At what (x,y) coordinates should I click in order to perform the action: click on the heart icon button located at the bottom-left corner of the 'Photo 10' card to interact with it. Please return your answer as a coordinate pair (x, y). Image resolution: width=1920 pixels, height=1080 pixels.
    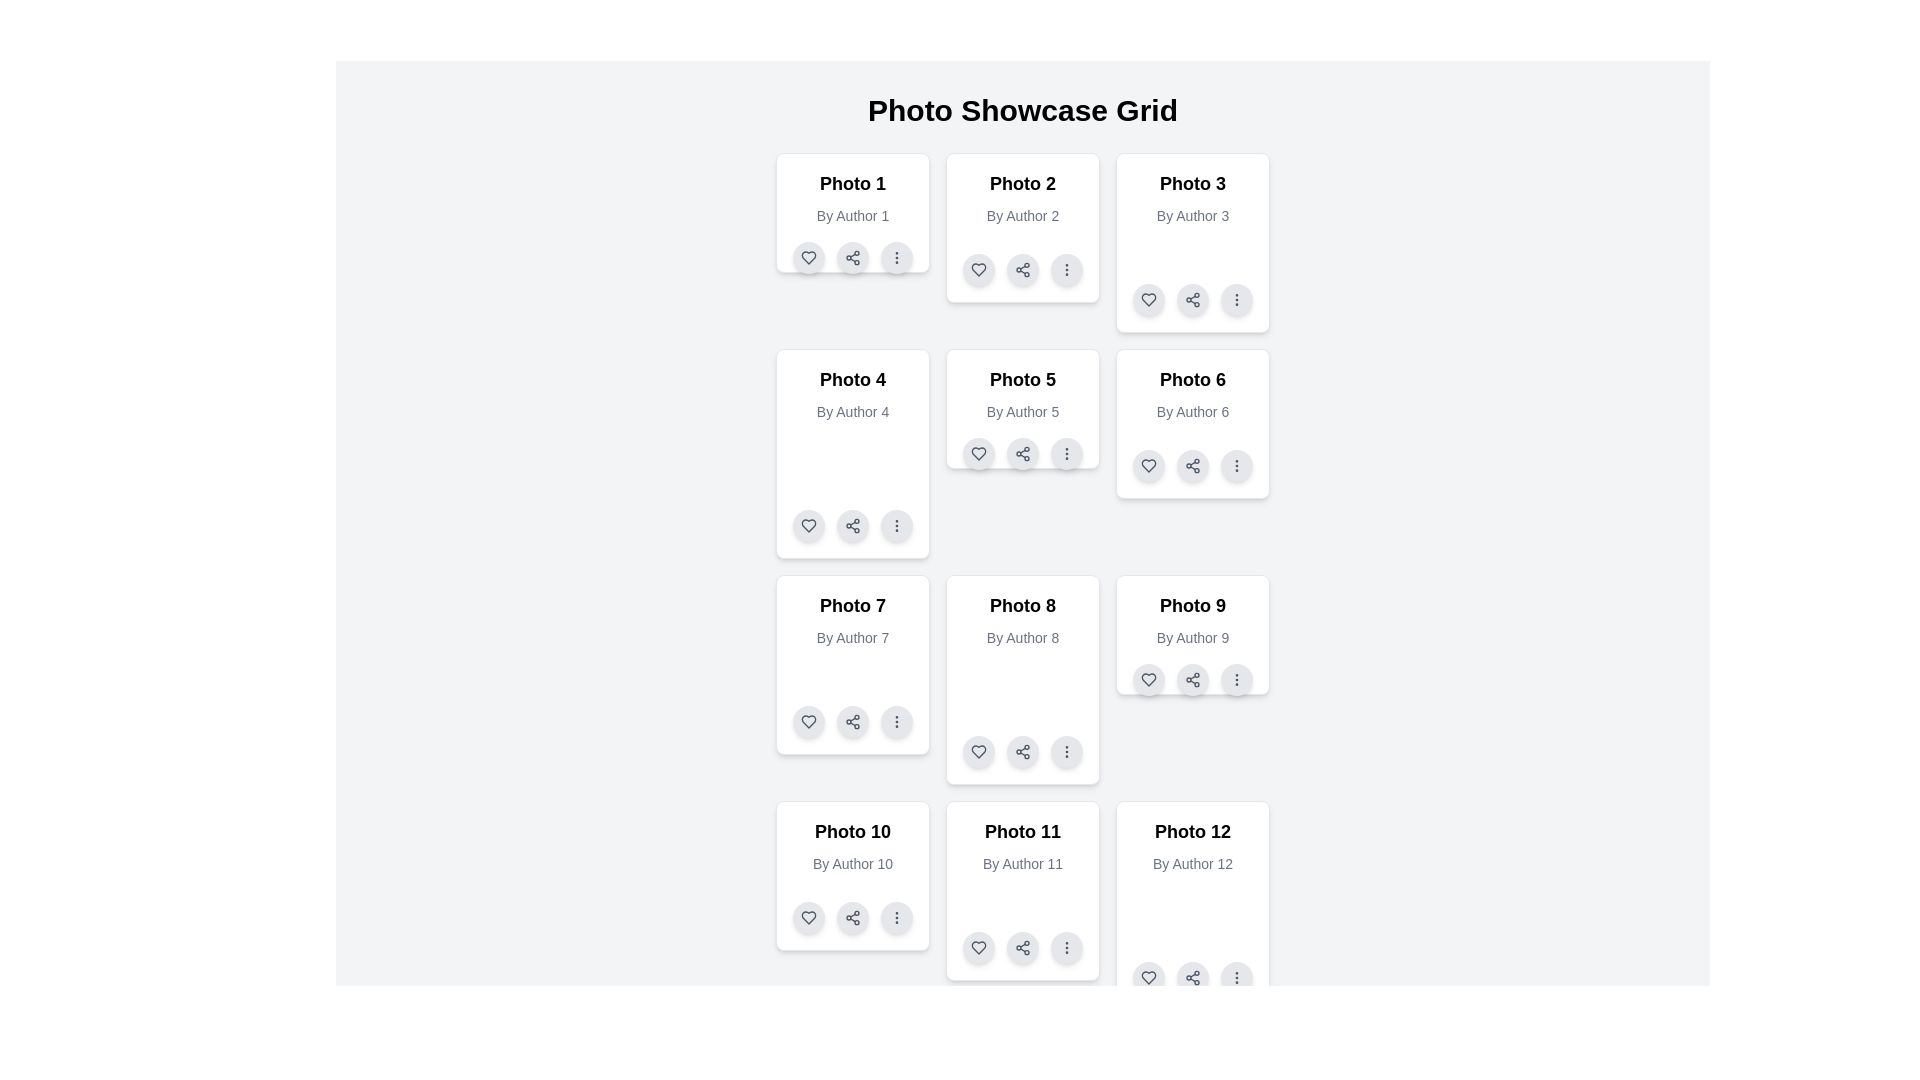
    Looking at the image, I should click on (809, 918).